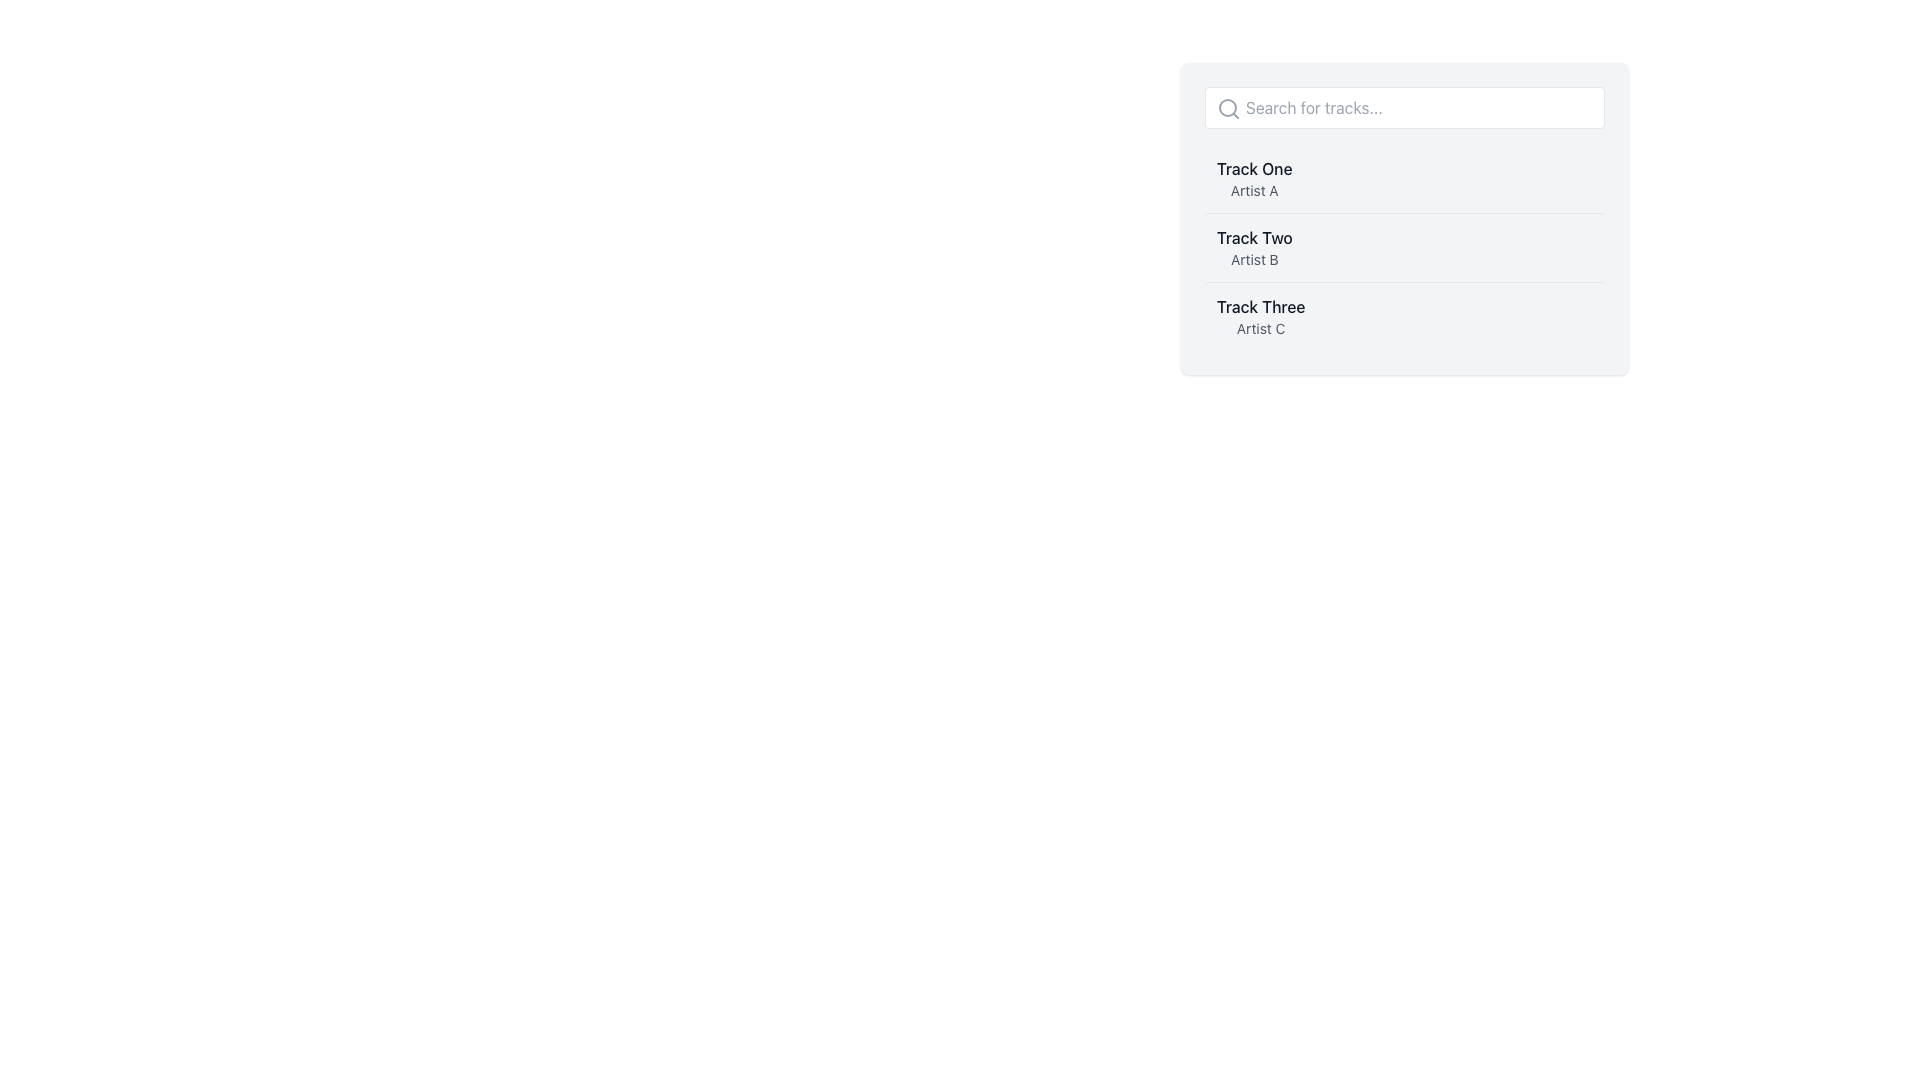  What do you see at coordinates (1404, 246) in the screenshot?
I see `the second music track entry in the list` at bounding box center [1404, 246].